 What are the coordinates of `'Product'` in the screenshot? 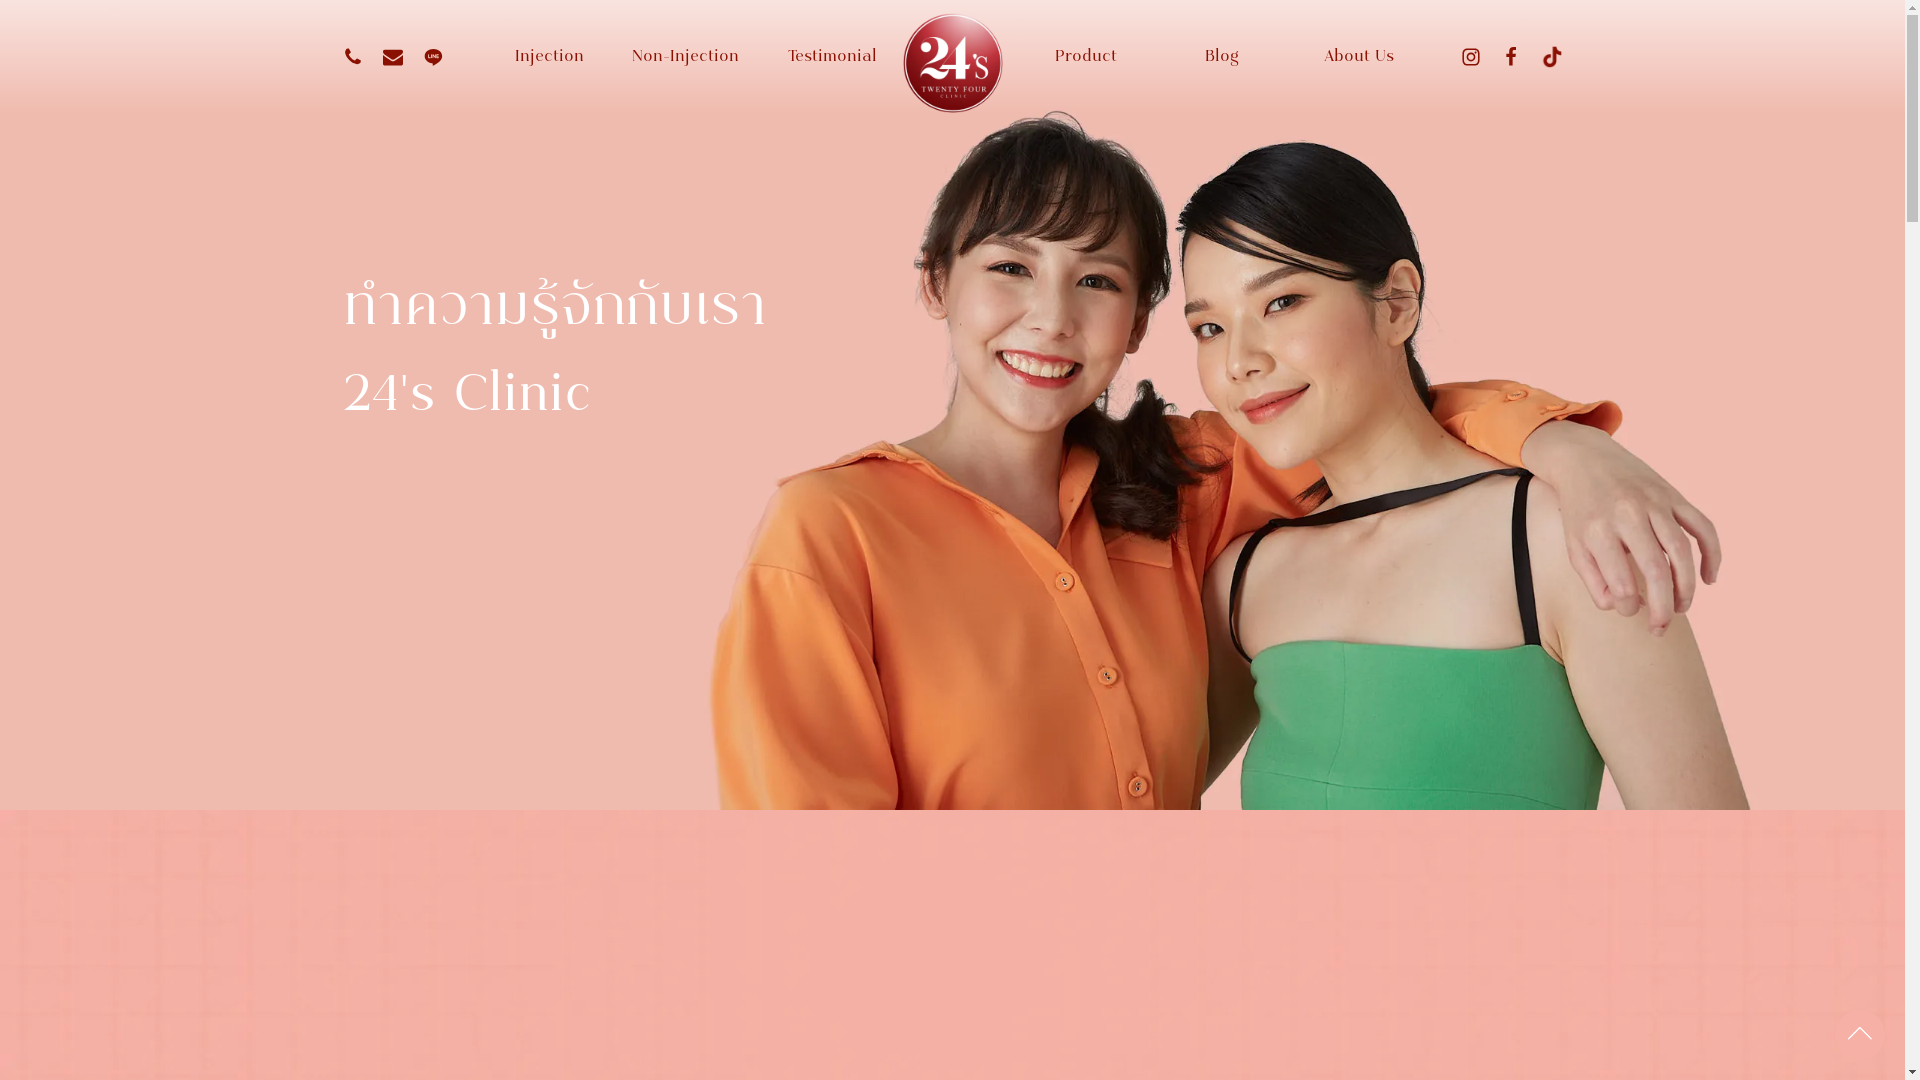 It's located at (1084, 56).